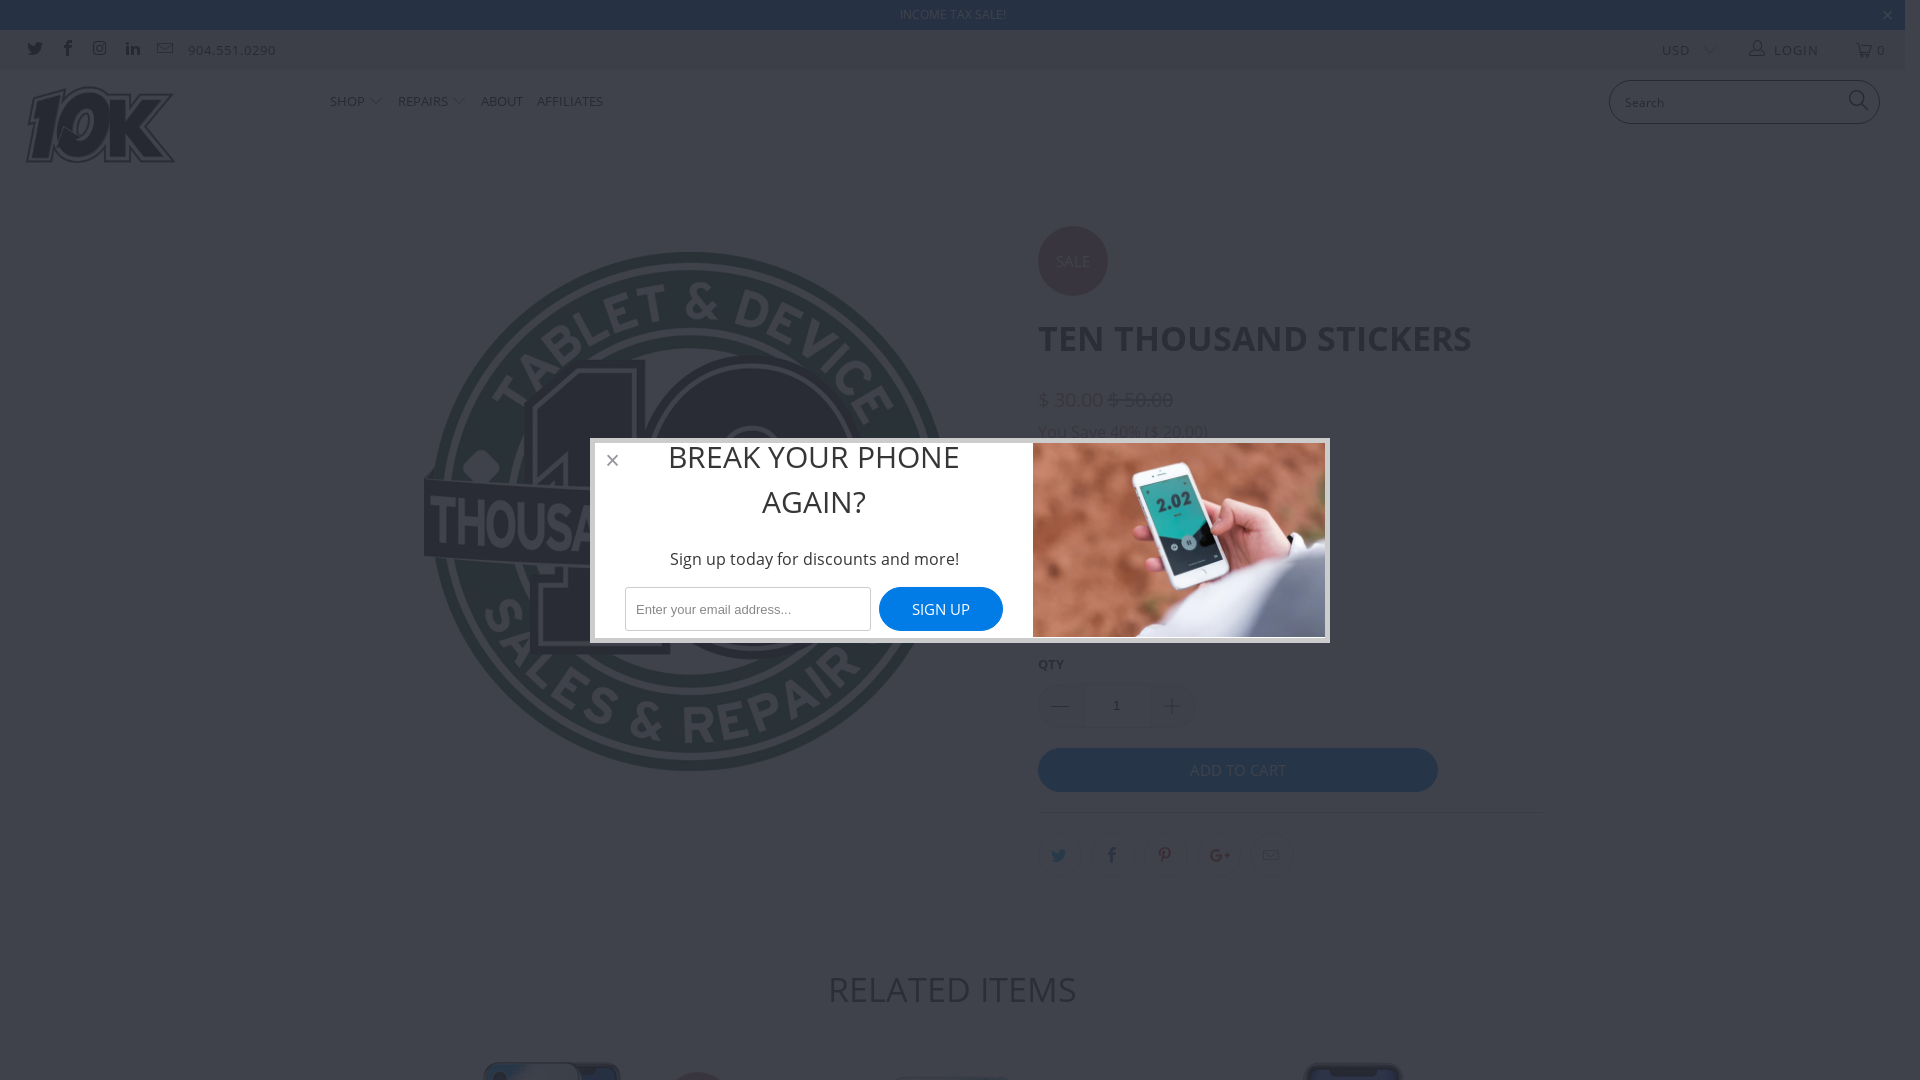 This screenshot has width=1920, height=1080. Describe the element at coordinates (1784, 49) in the screenshot. I see `'LOGIN'` at that location.